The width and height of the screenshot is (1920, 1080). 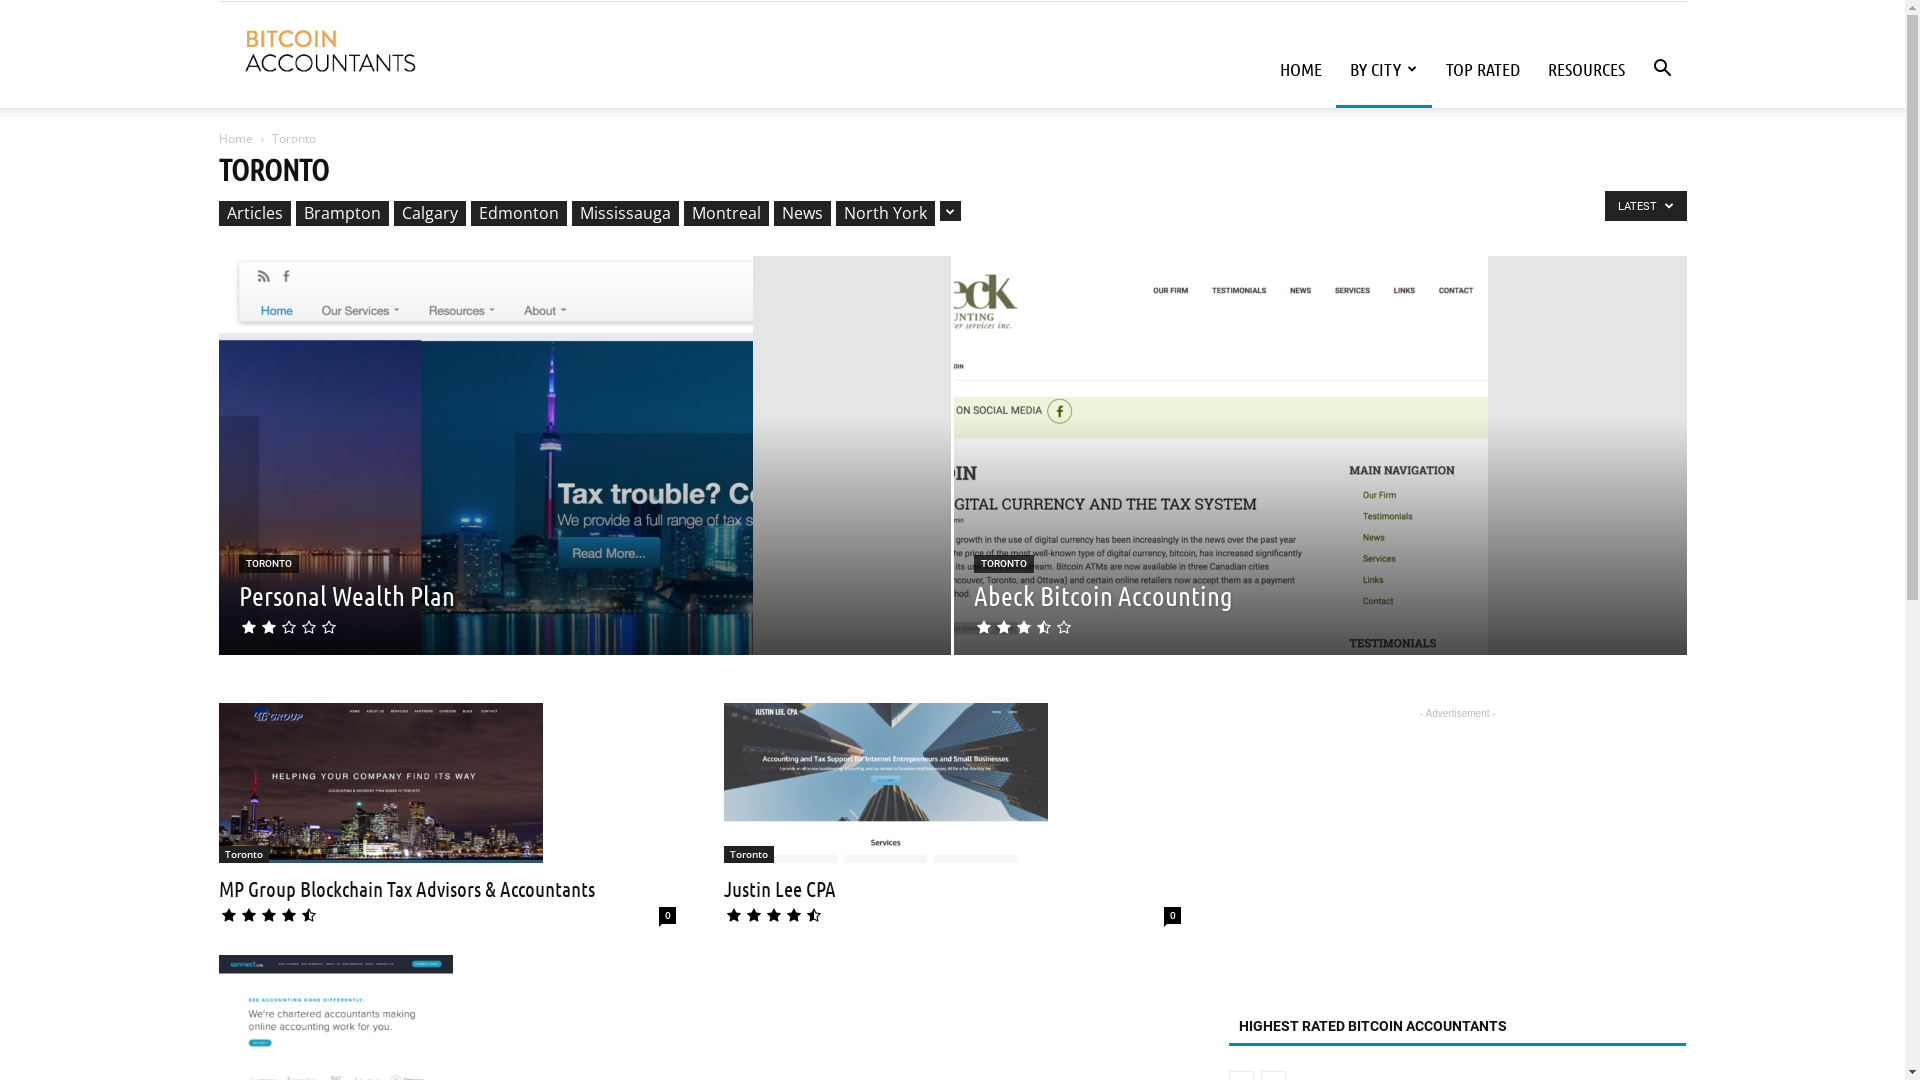 What do you see at coordinates (235, 137) in the screenshot?
I see `'Home'` at bounding box center [235, 137].